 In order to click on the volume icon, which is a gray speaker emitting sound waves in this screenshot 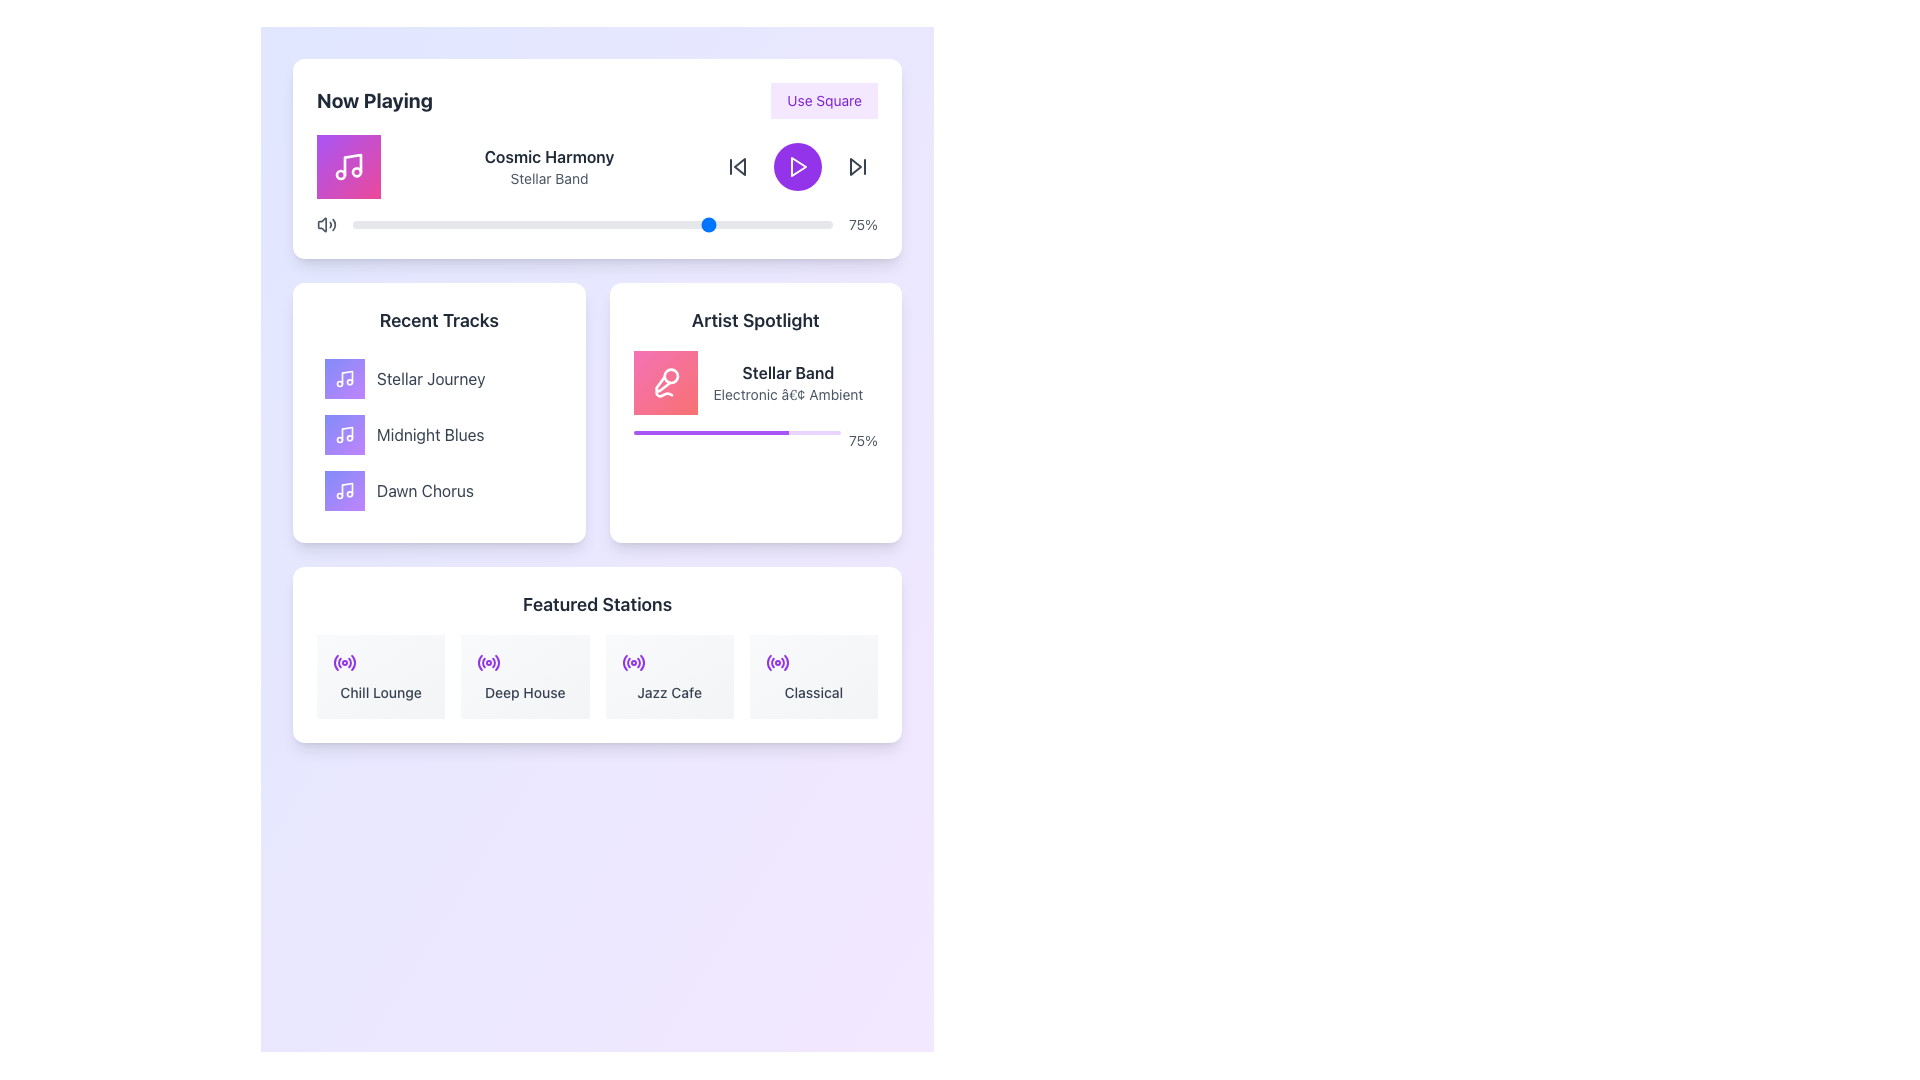, I will do `click(326, 224)`.